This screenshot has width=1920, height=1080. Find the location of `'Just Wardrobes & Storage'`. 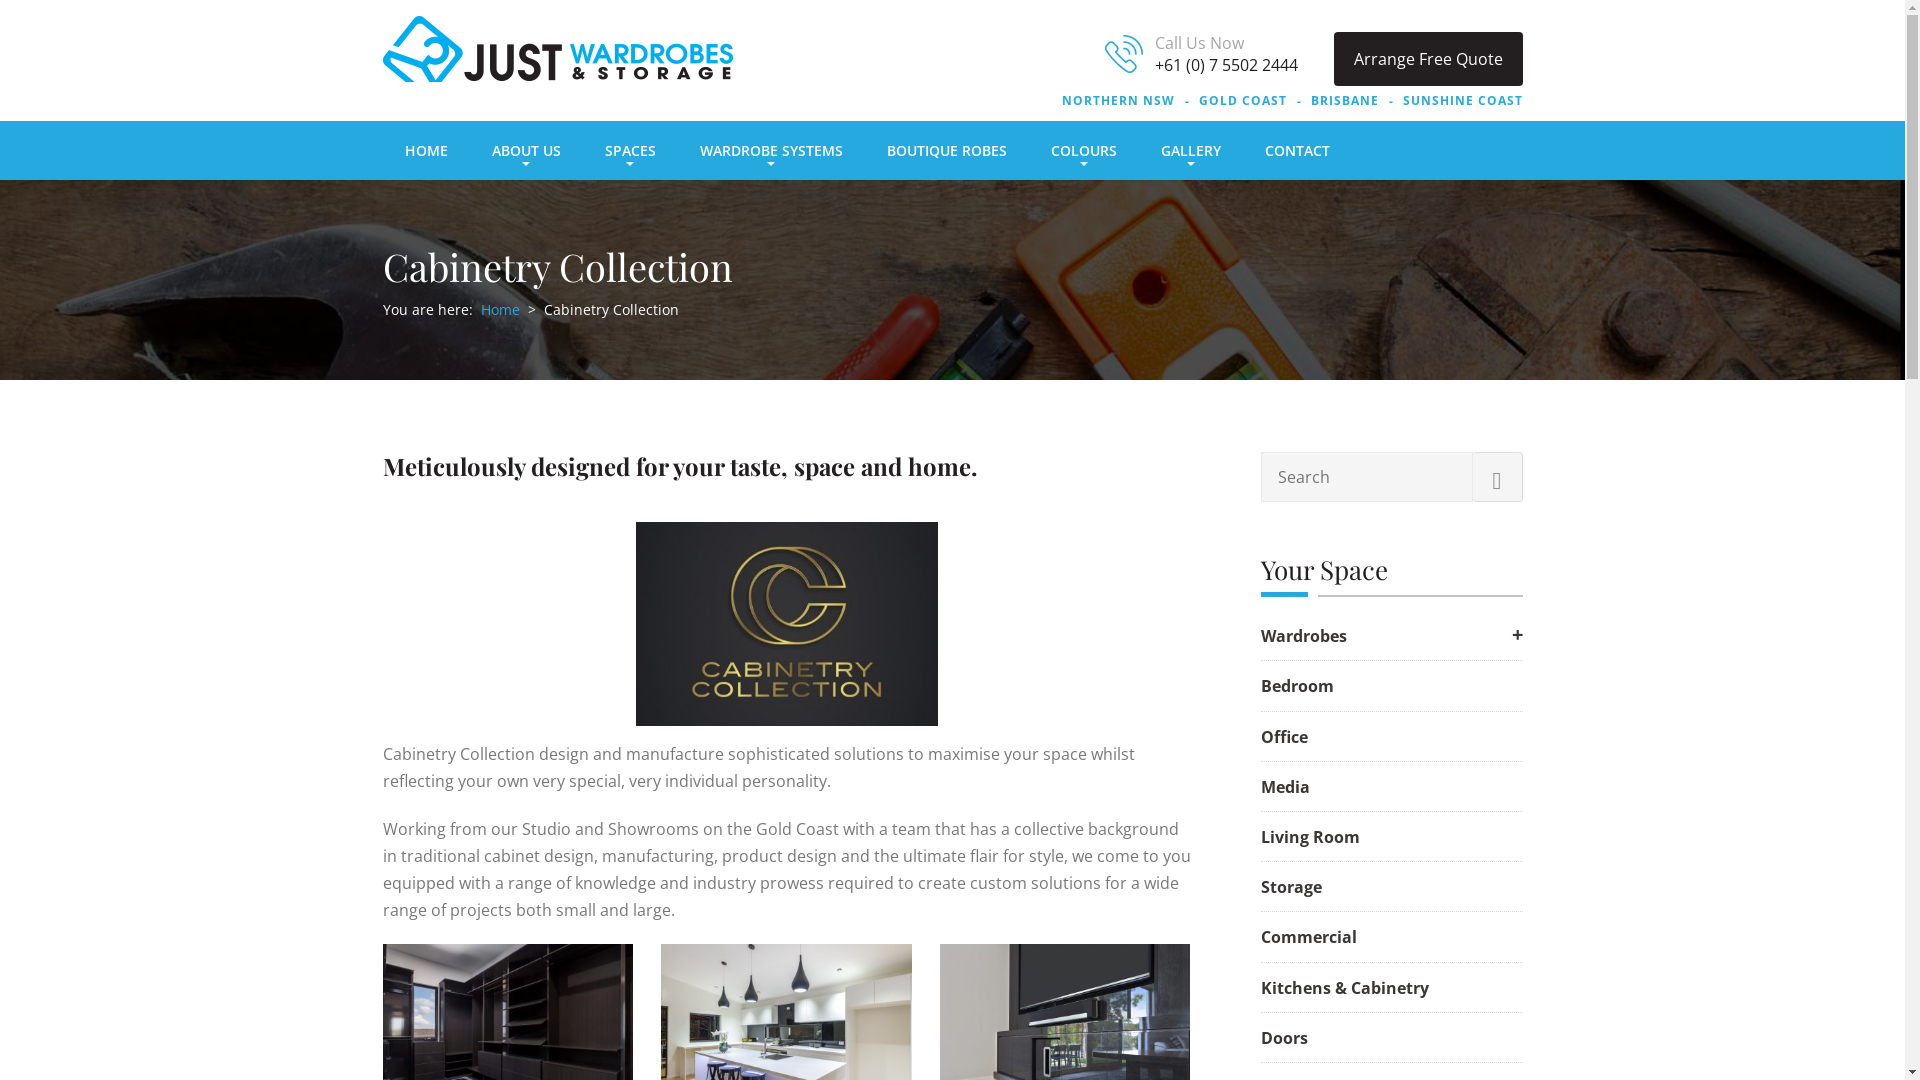

'Just Wardrobes & Storage' is located at coordinates (556, 48).